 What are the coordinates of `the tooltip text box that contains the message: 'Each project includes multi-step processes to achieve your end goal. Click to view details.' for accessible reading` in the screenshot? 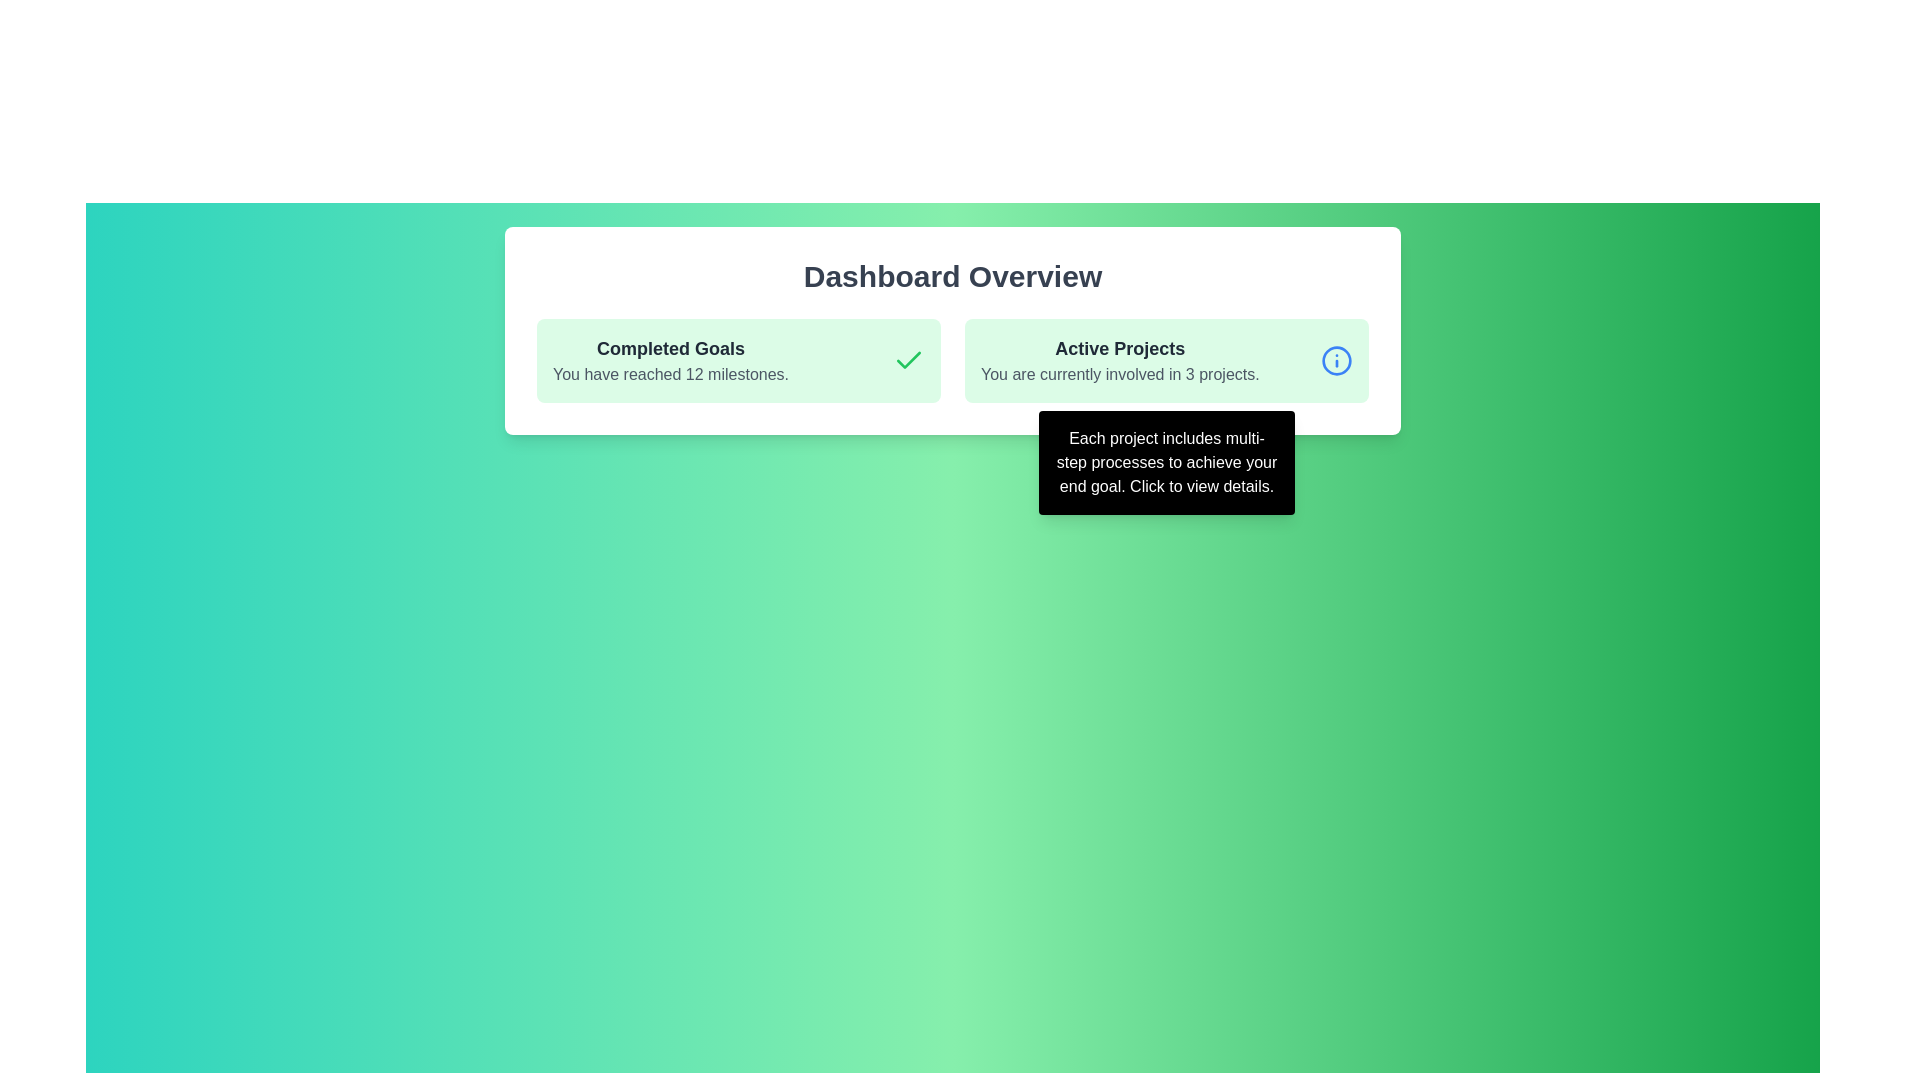 It's located at (1166, 462).